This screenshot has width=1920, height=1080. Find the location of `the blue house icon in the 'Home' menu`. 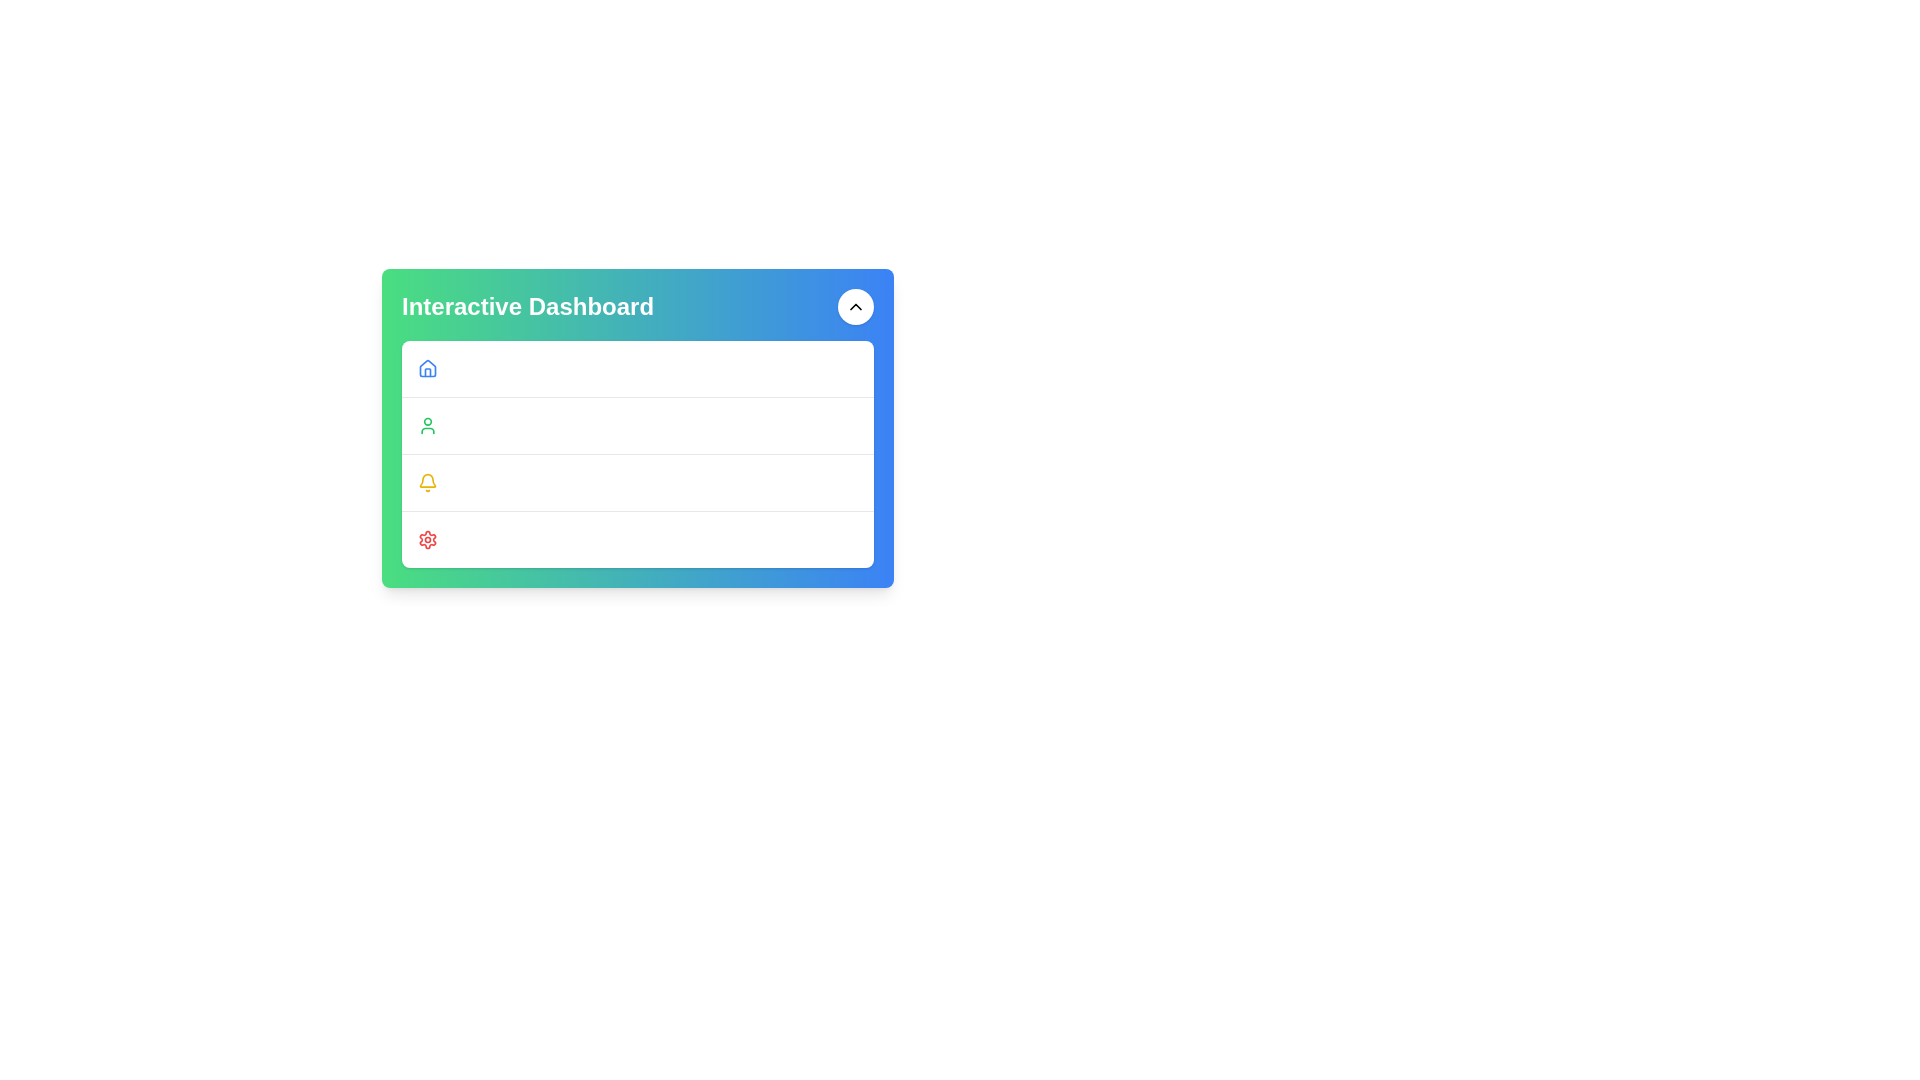

the blue house icon in the 'Home' menu is located at coordinates (426, 369).